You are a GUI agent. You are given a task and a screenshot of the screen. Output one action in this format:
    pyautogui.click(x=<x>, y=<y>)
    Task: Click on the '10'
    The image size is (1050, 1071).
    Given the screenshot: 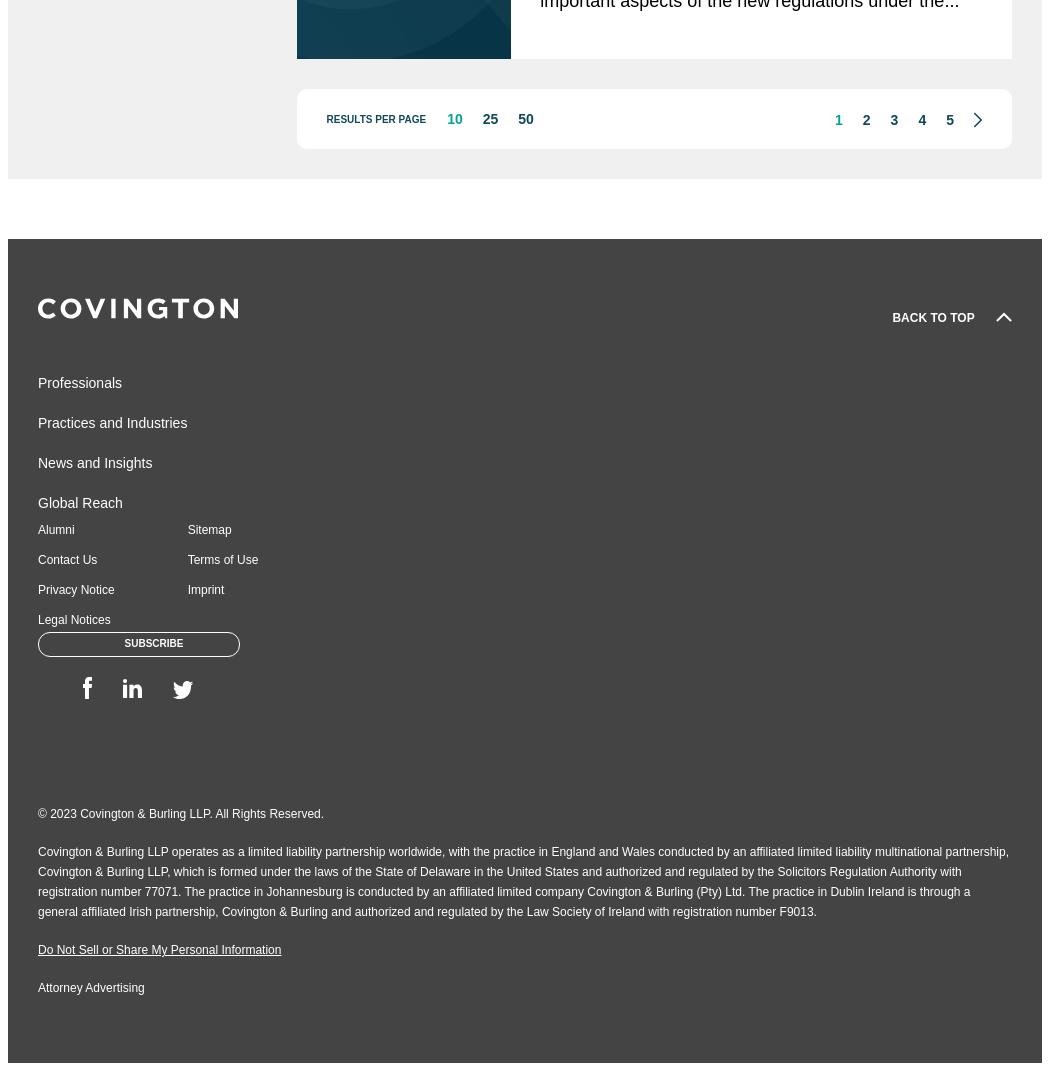 What is the action you would take?
    pyautogui.click(x=454, y=118)
    